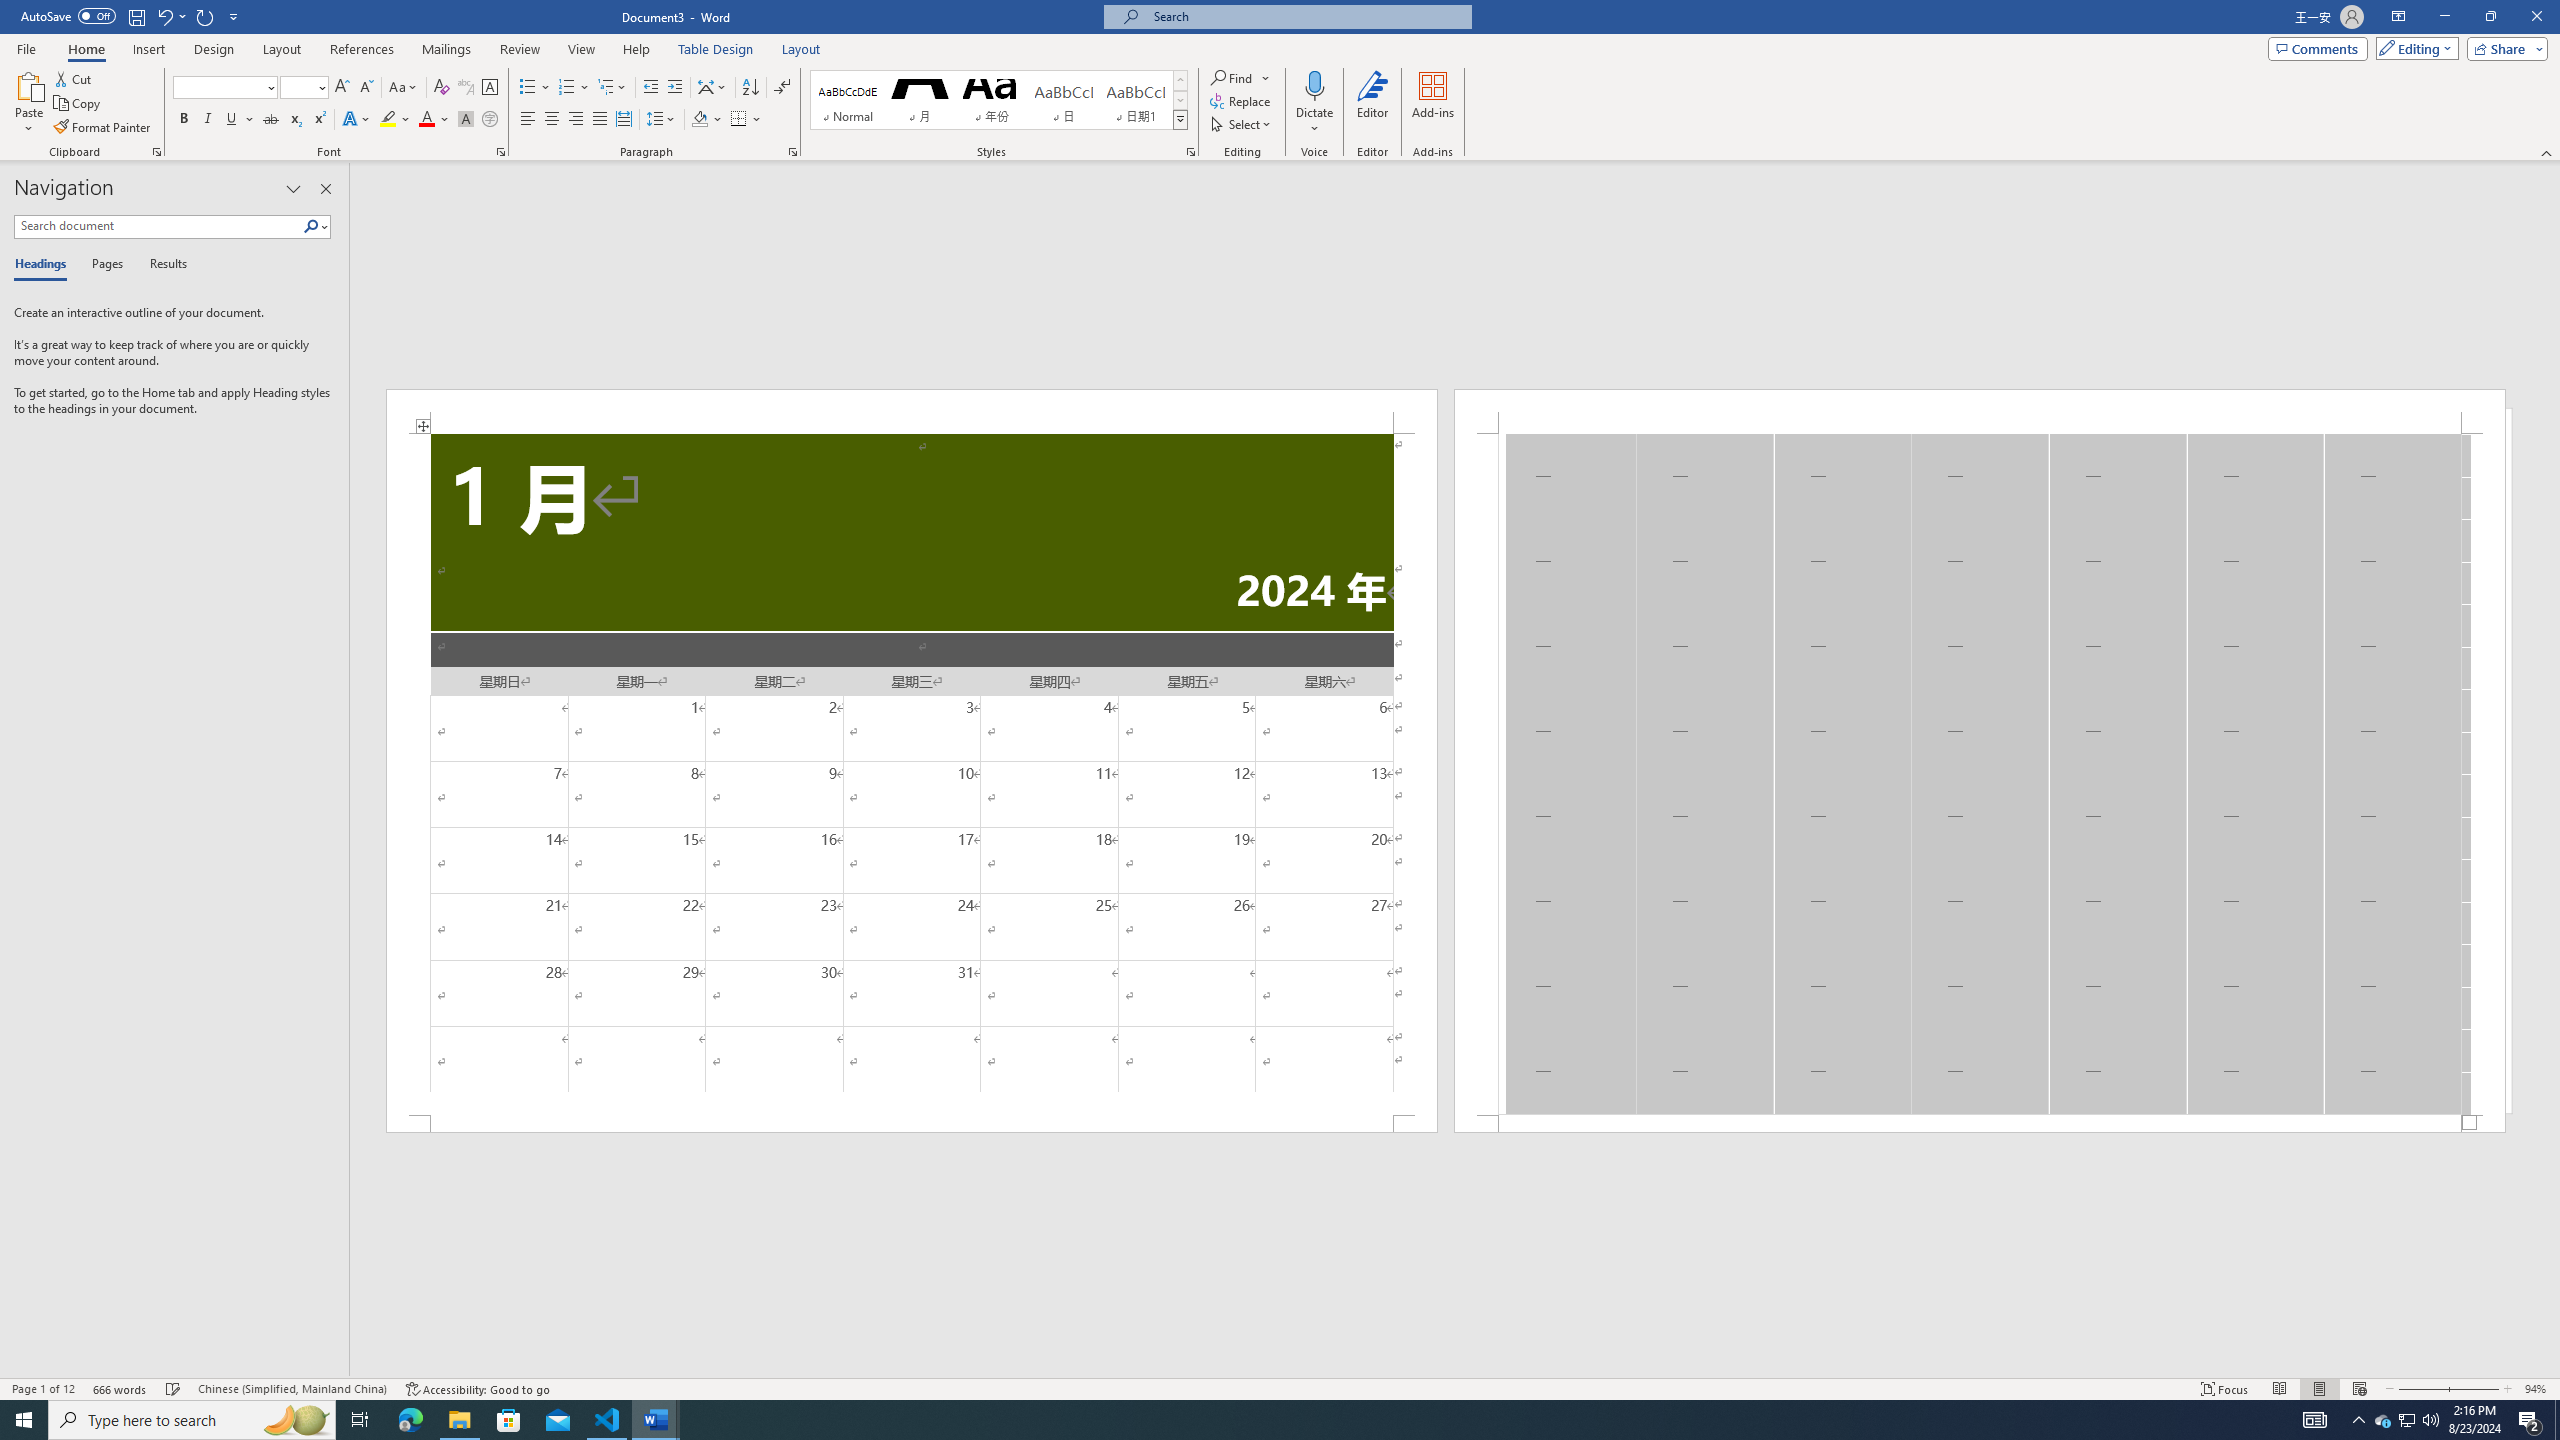 Image resolution: width=2560 pixels, height=1440 pixels. What do you see at coordinates (635, 49) in the screenshot?
I see `'Help'` at bounding box center [635, 49].